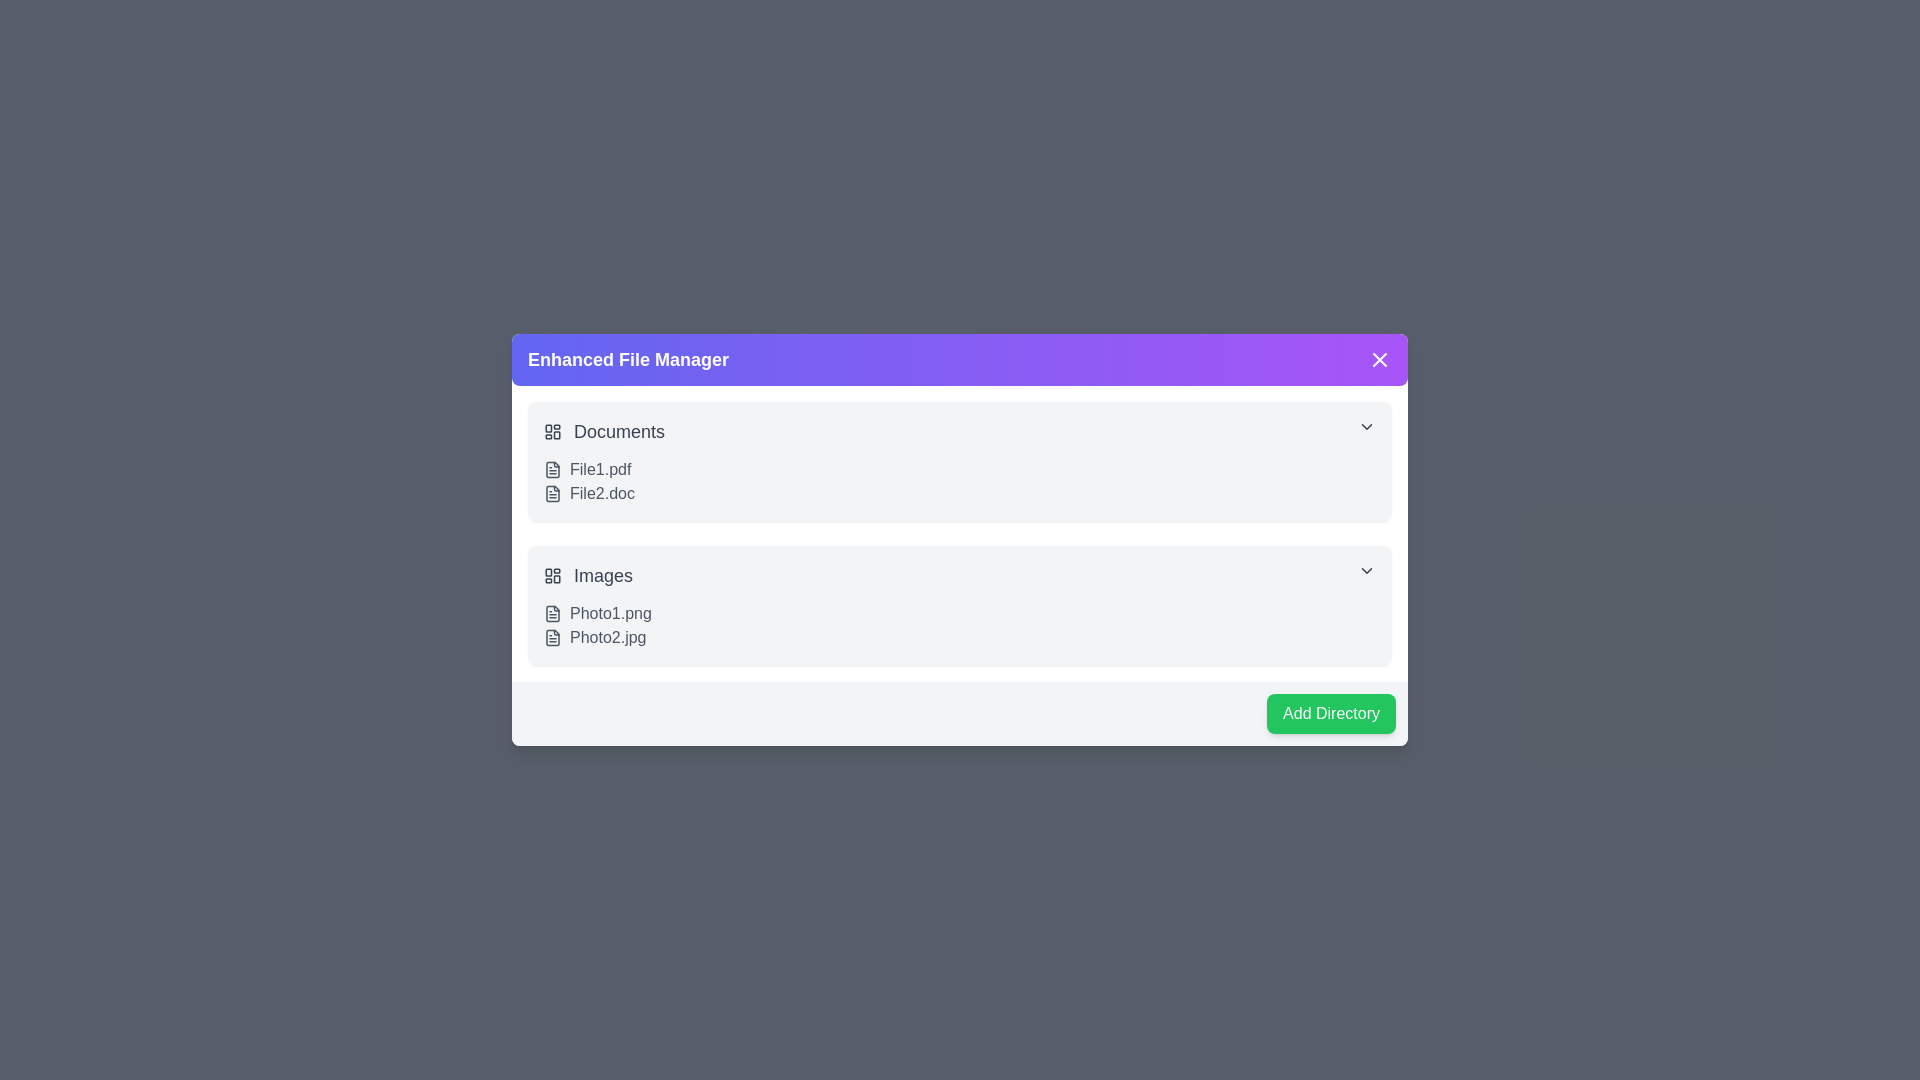  I want to click on the file File2.doc listed under the directory Documents, so click(552, 493).